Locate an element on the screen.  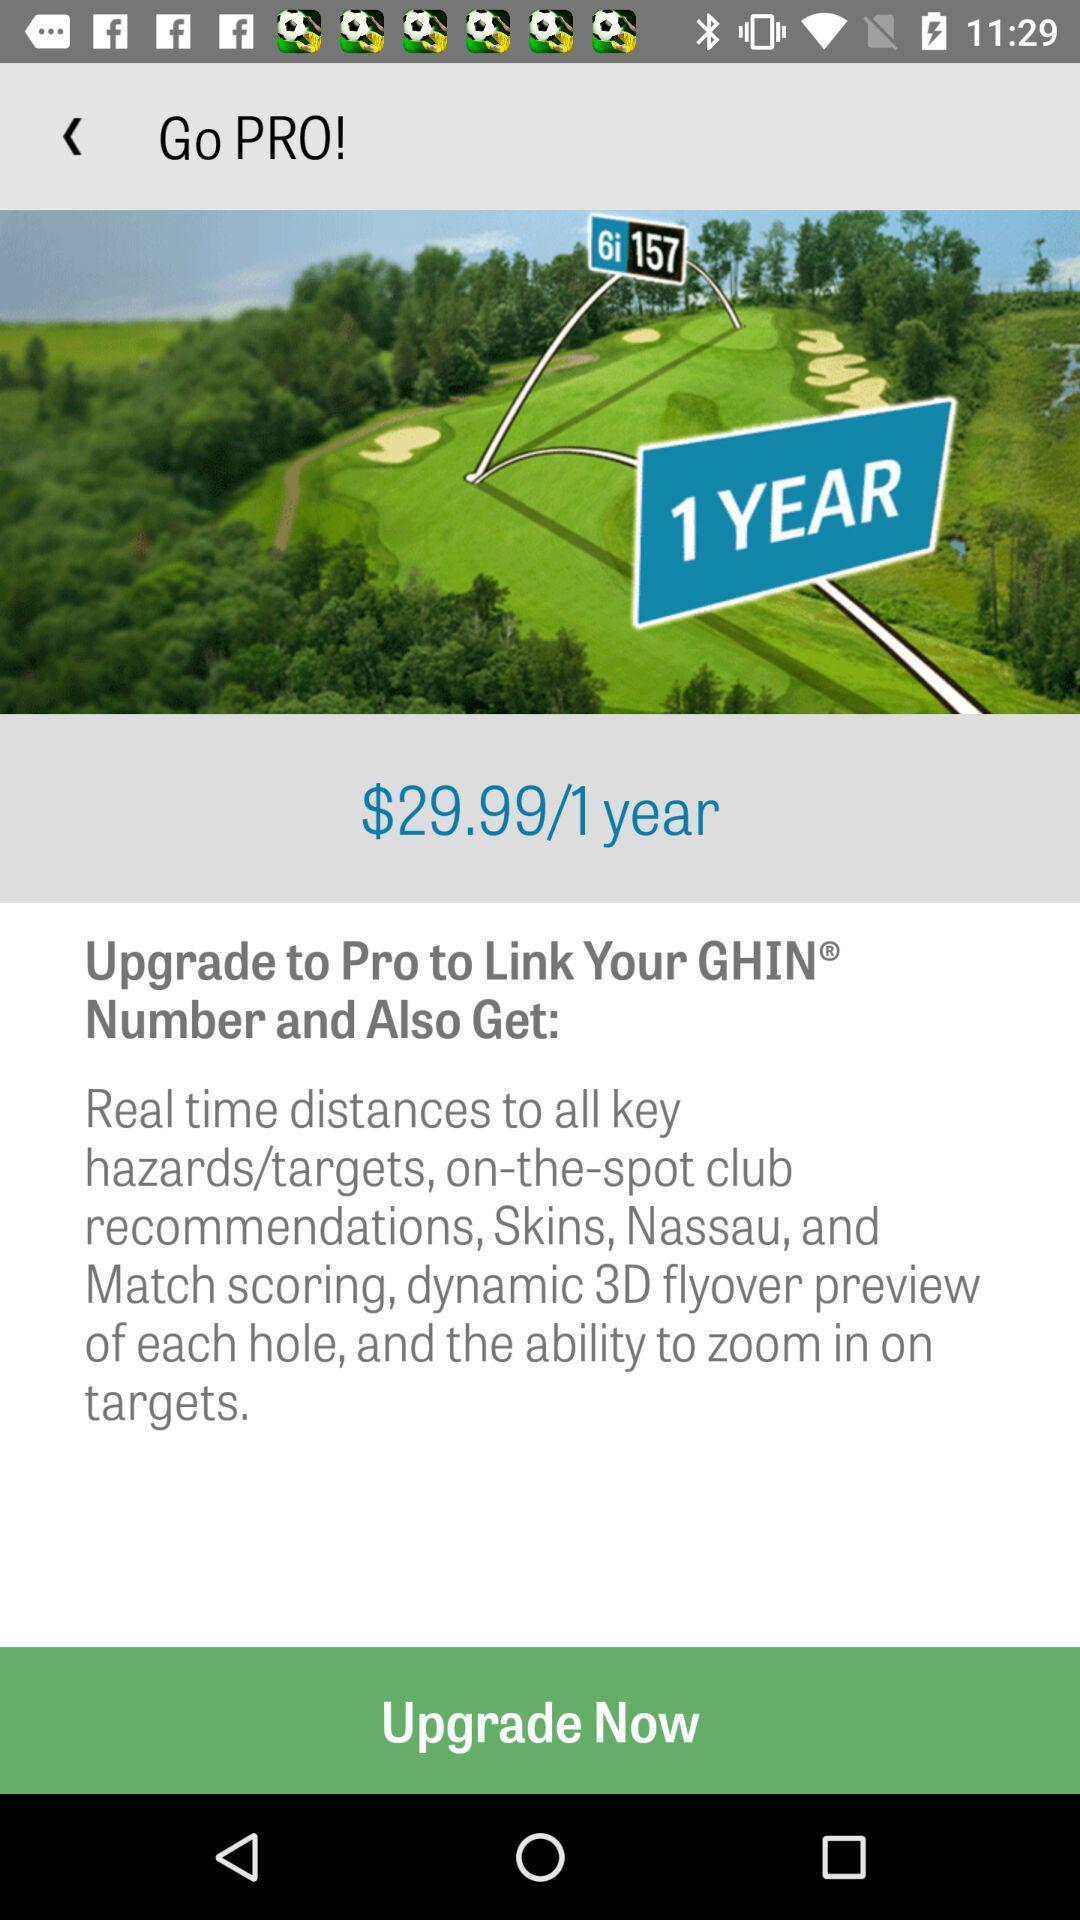
upgrade now icon is located at coordinates (540, 1719).